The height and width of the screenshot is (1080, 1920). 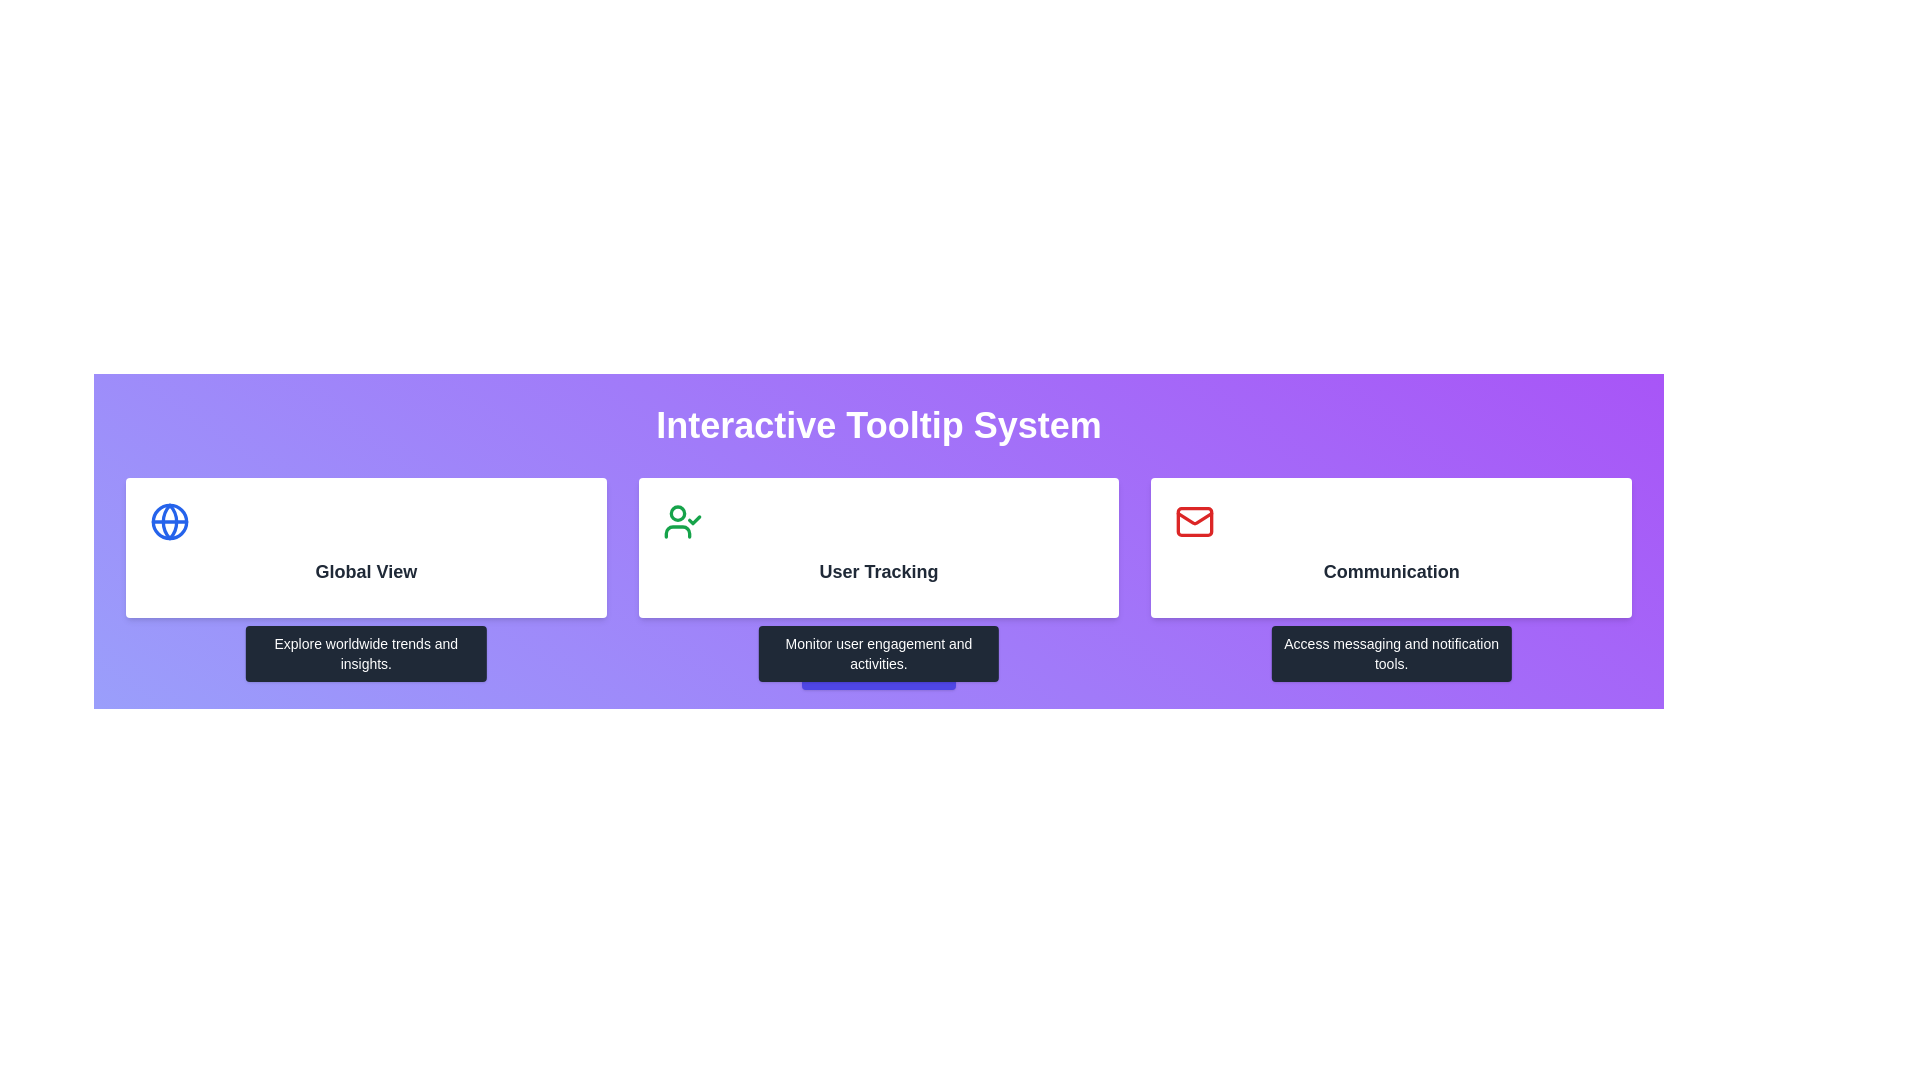 What do you see at coordinates (366, 571) in the screenshot?
I see `the 'Global View' text label, which is bold and slightly larger, located within a white rectangular widget beneath a globe icon` at bounding box center [366, 571].